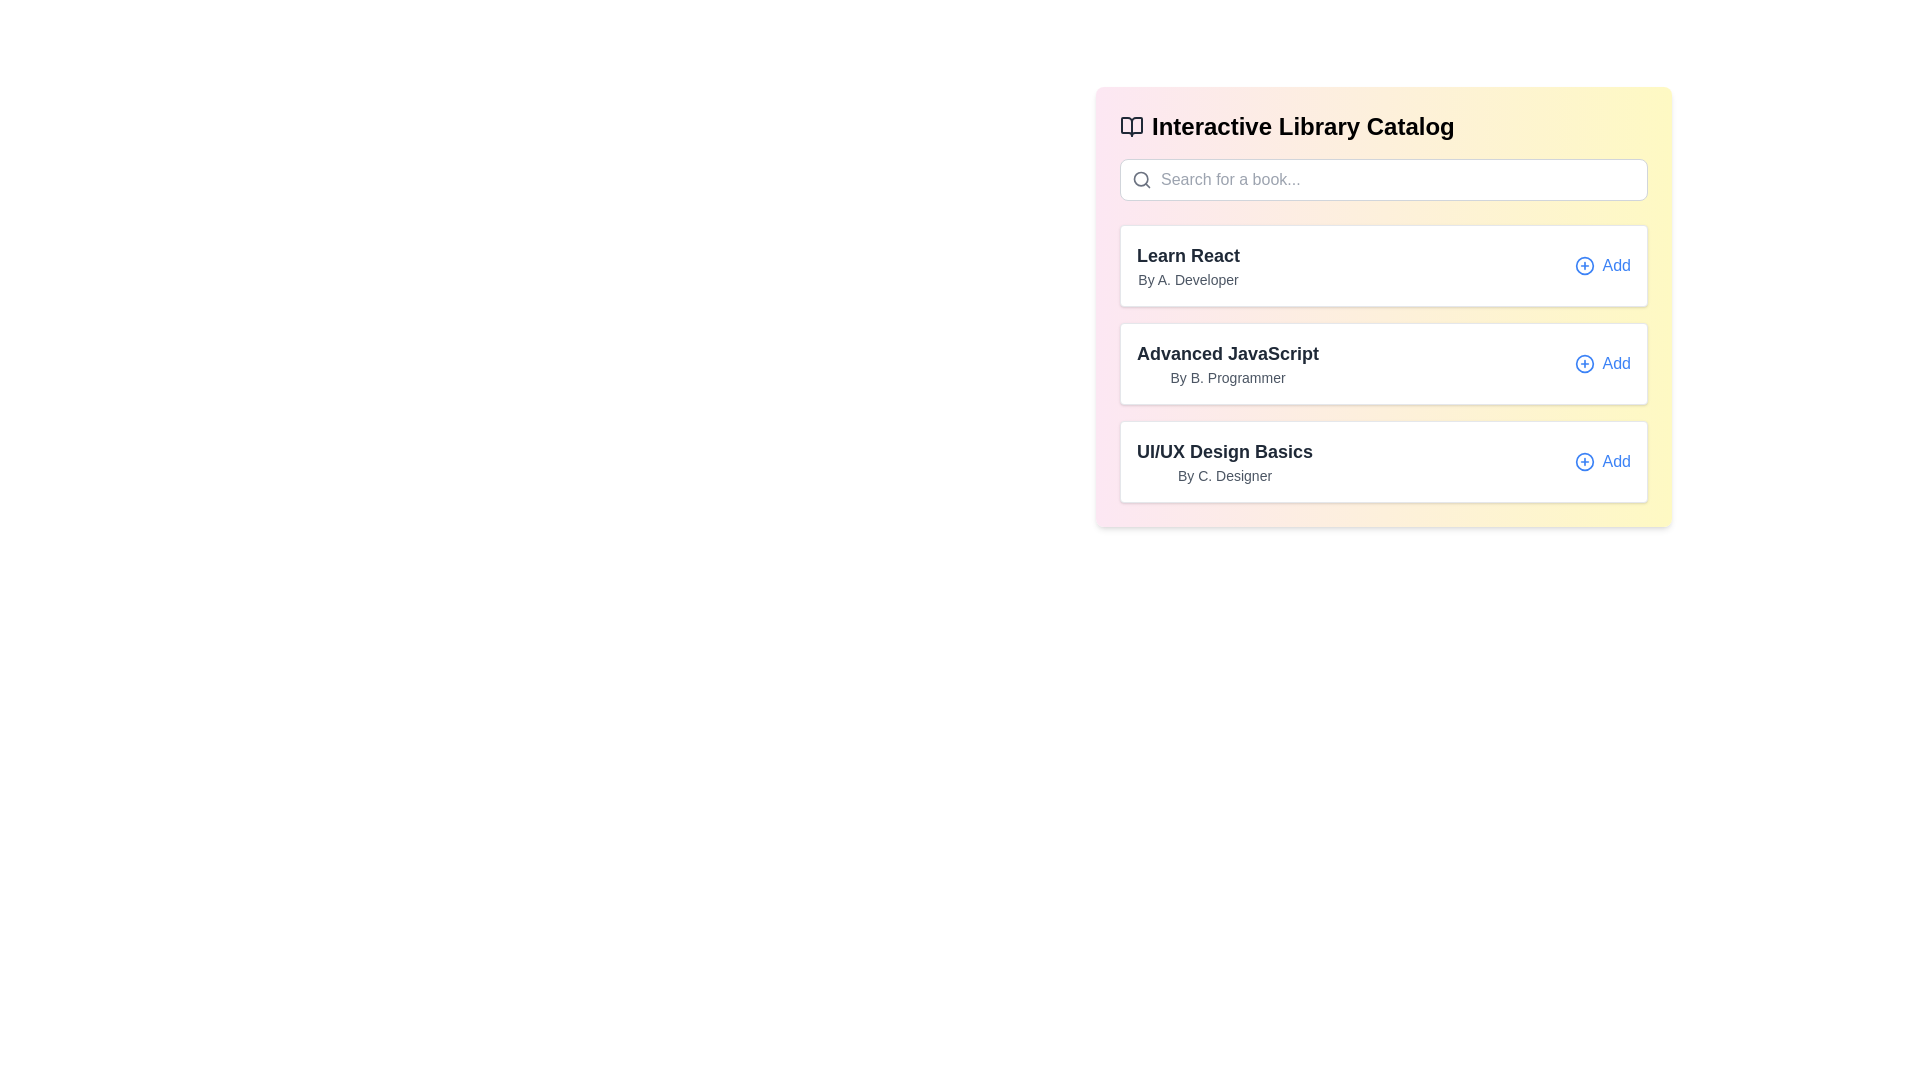 The image size is (1920, 1080). Describe the element at coordinates (1223, 451) in the screenshot. I see `text label displaying 'UI/UX Design Basics' located in the lower third of the catalog interface, which is part of a book listing` at that location.